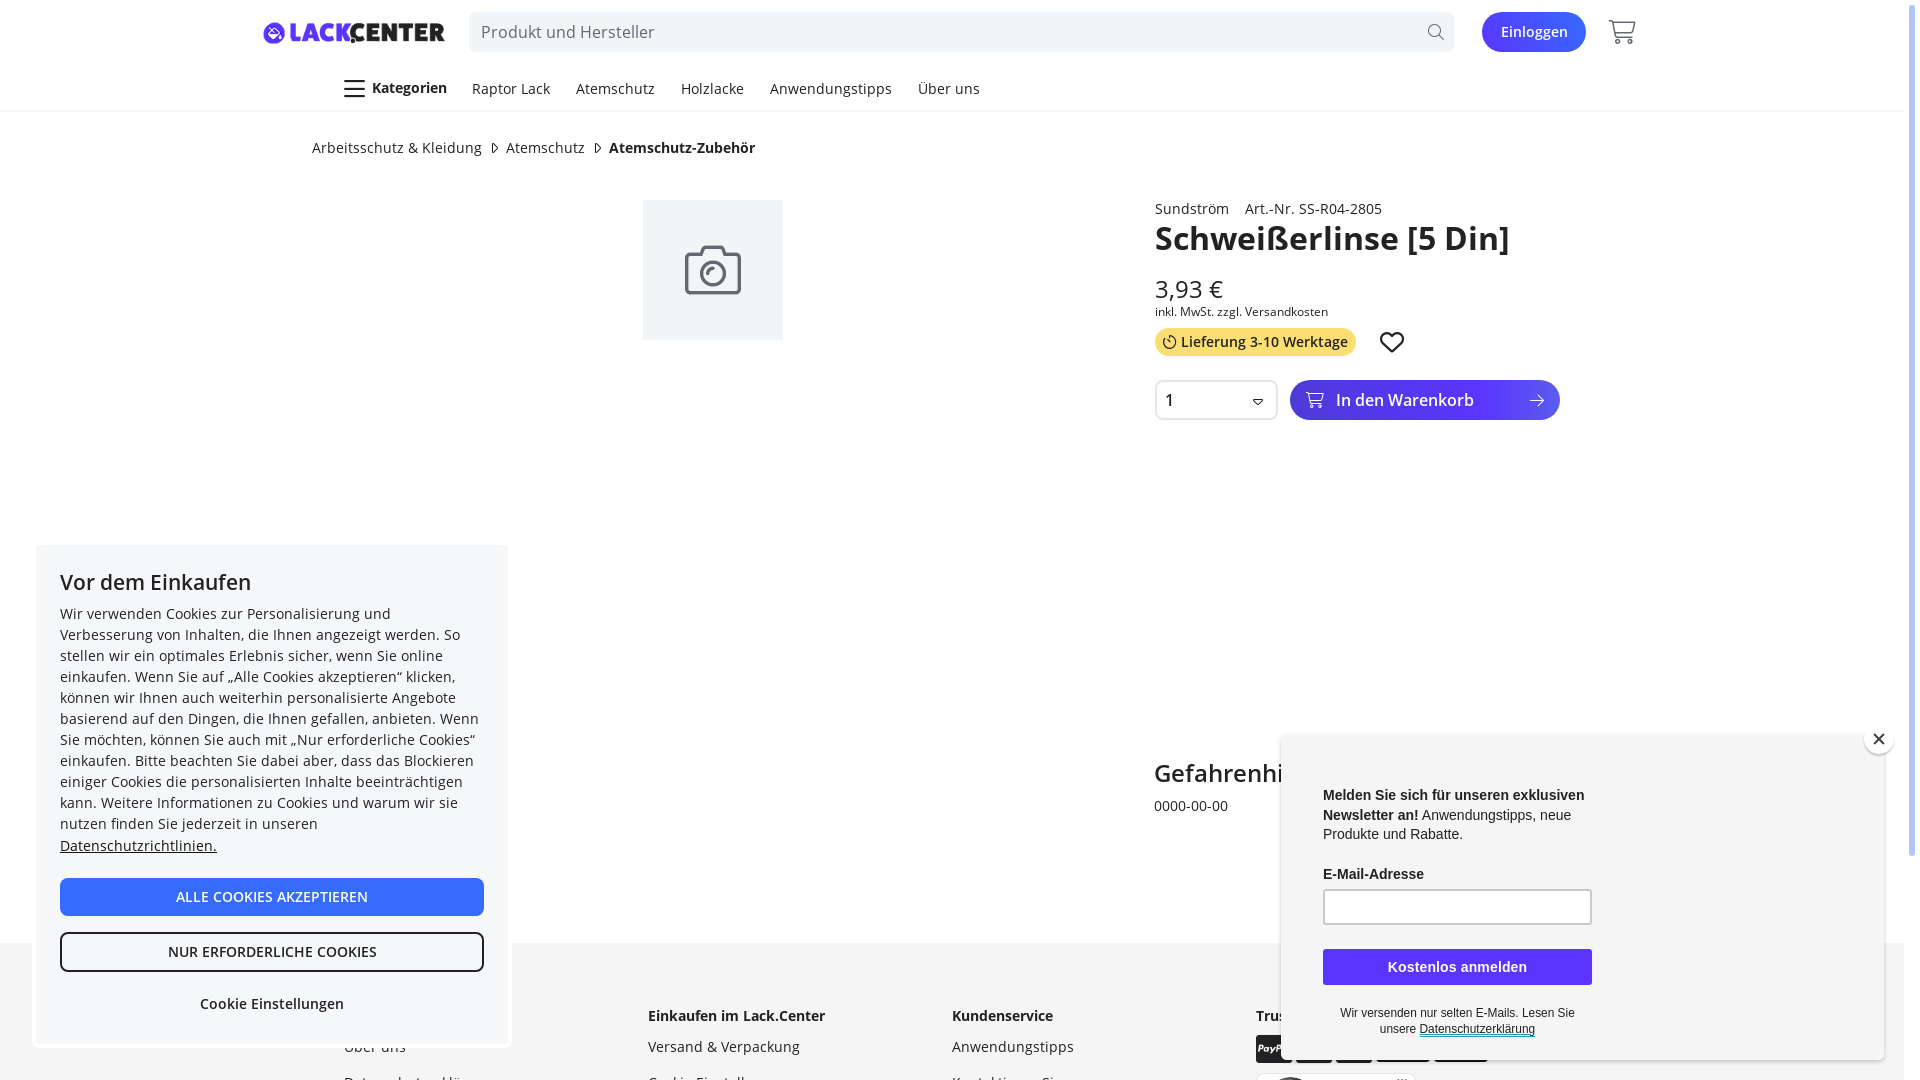 The height and width of the screenshot is (1080, 1920). I want to click on 'In den Warenkorb', so click(1424, 400).